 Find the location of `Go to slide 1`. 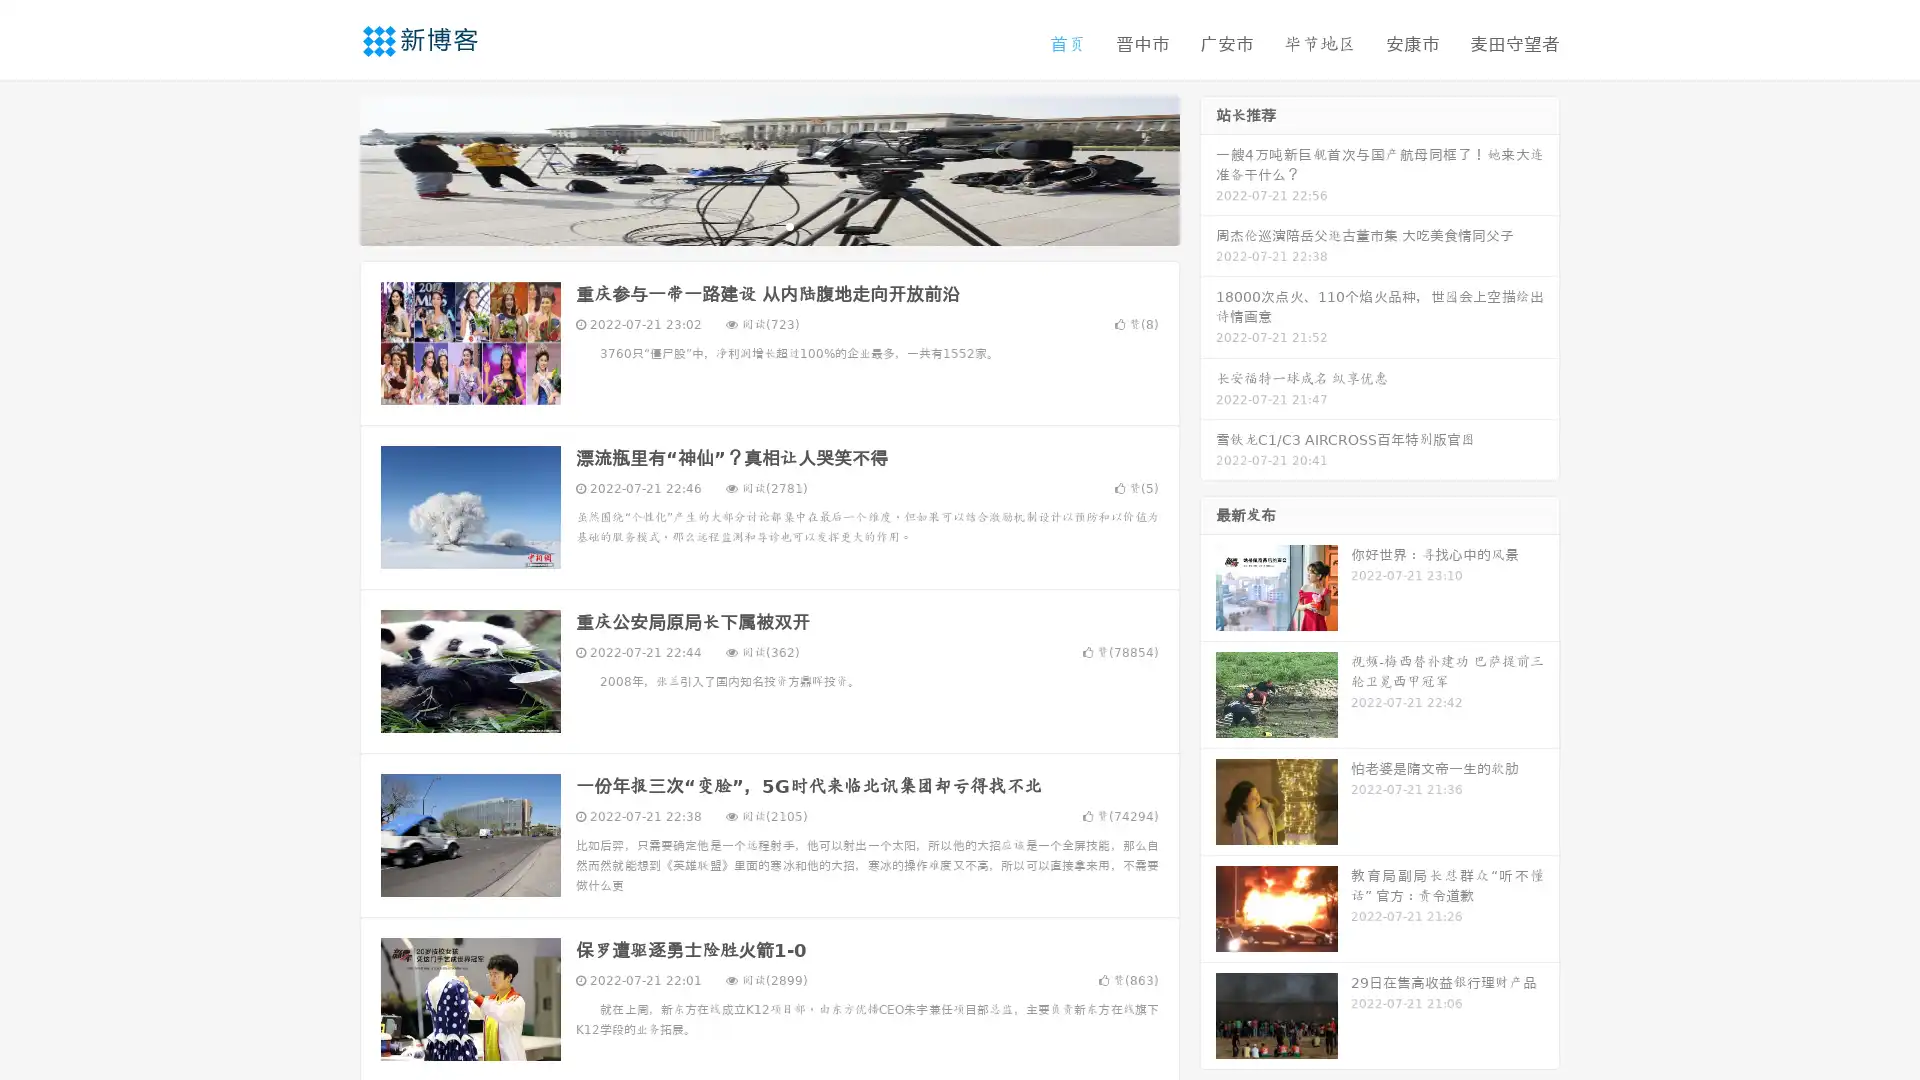

Go to slide 1 is located at coordinates (748, 225).